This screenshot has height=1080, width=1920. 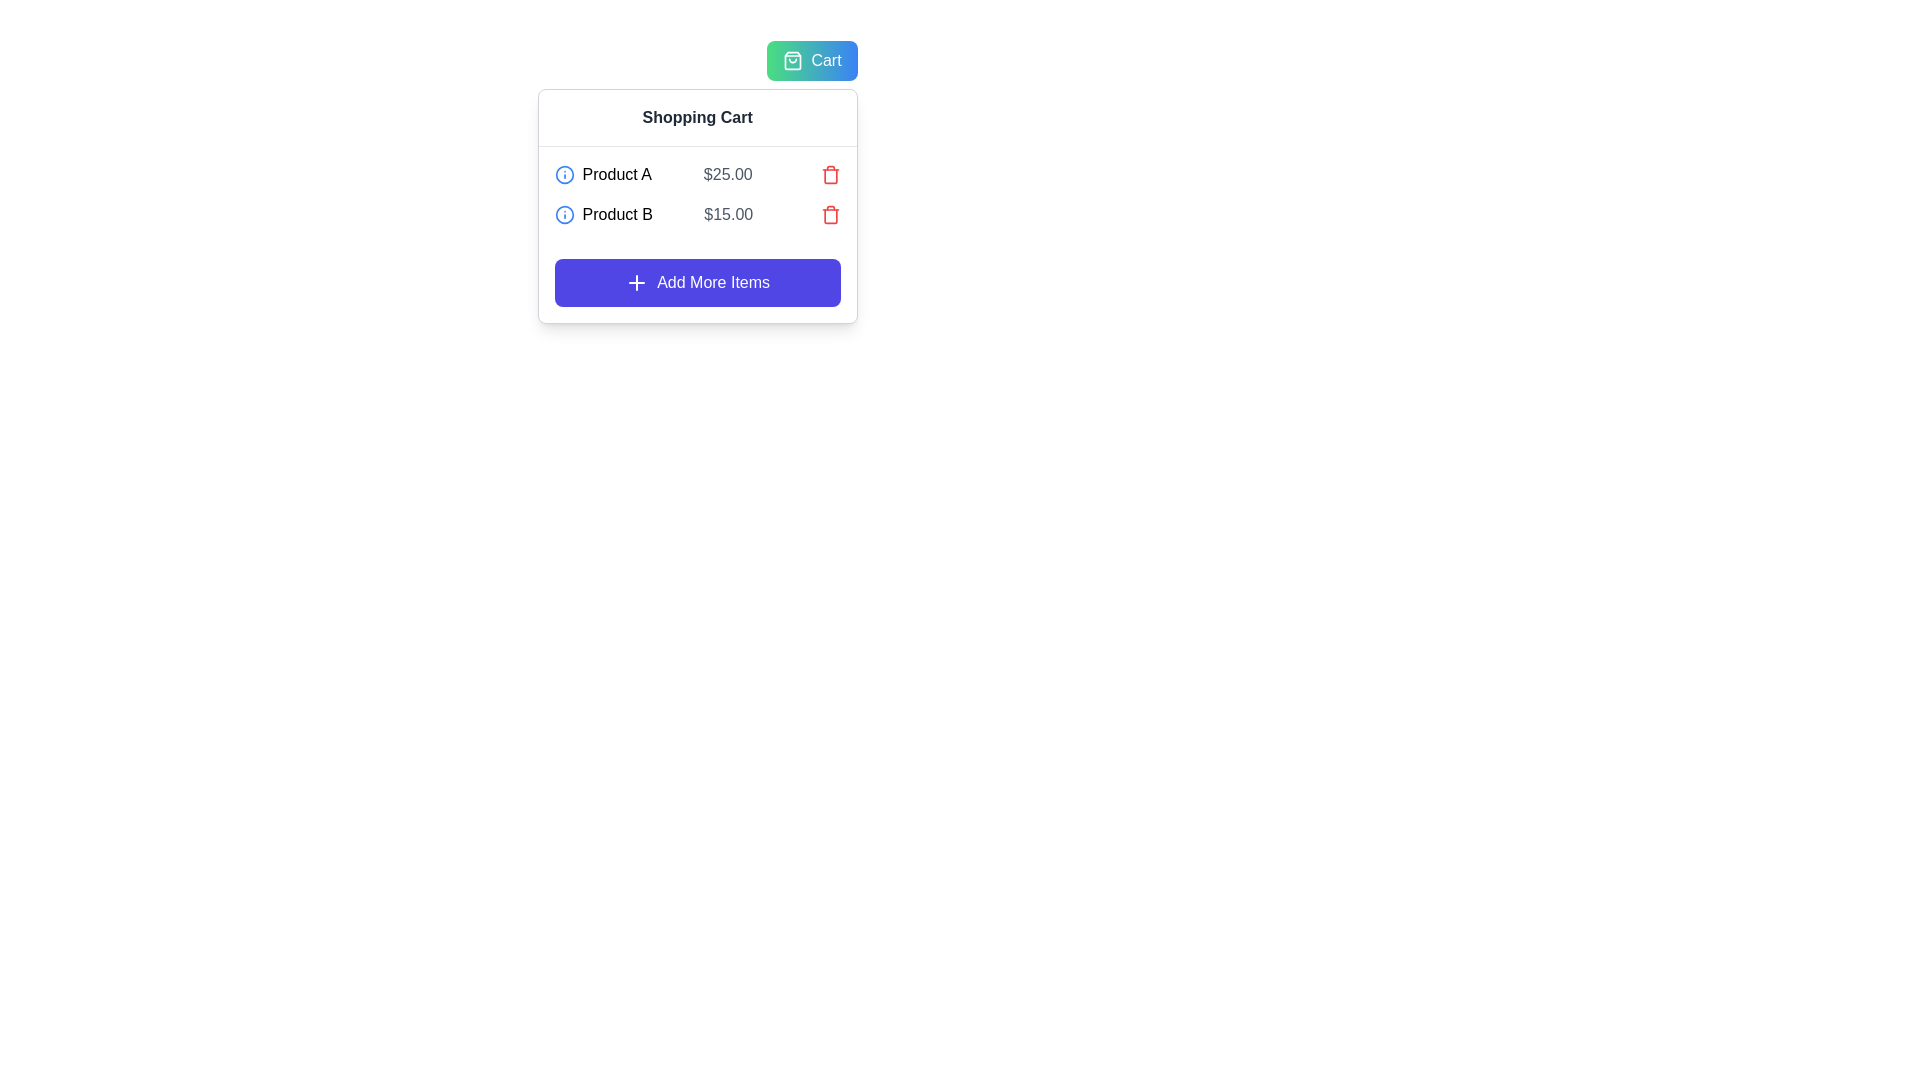 What do you see at coordinates (602, 173) in the screenshot?
I see `the text label displaying 'Product A', which is styled in a black font and is the first item in a vertical list of products in the shopping cart interface` at bounding box center [602, 173].